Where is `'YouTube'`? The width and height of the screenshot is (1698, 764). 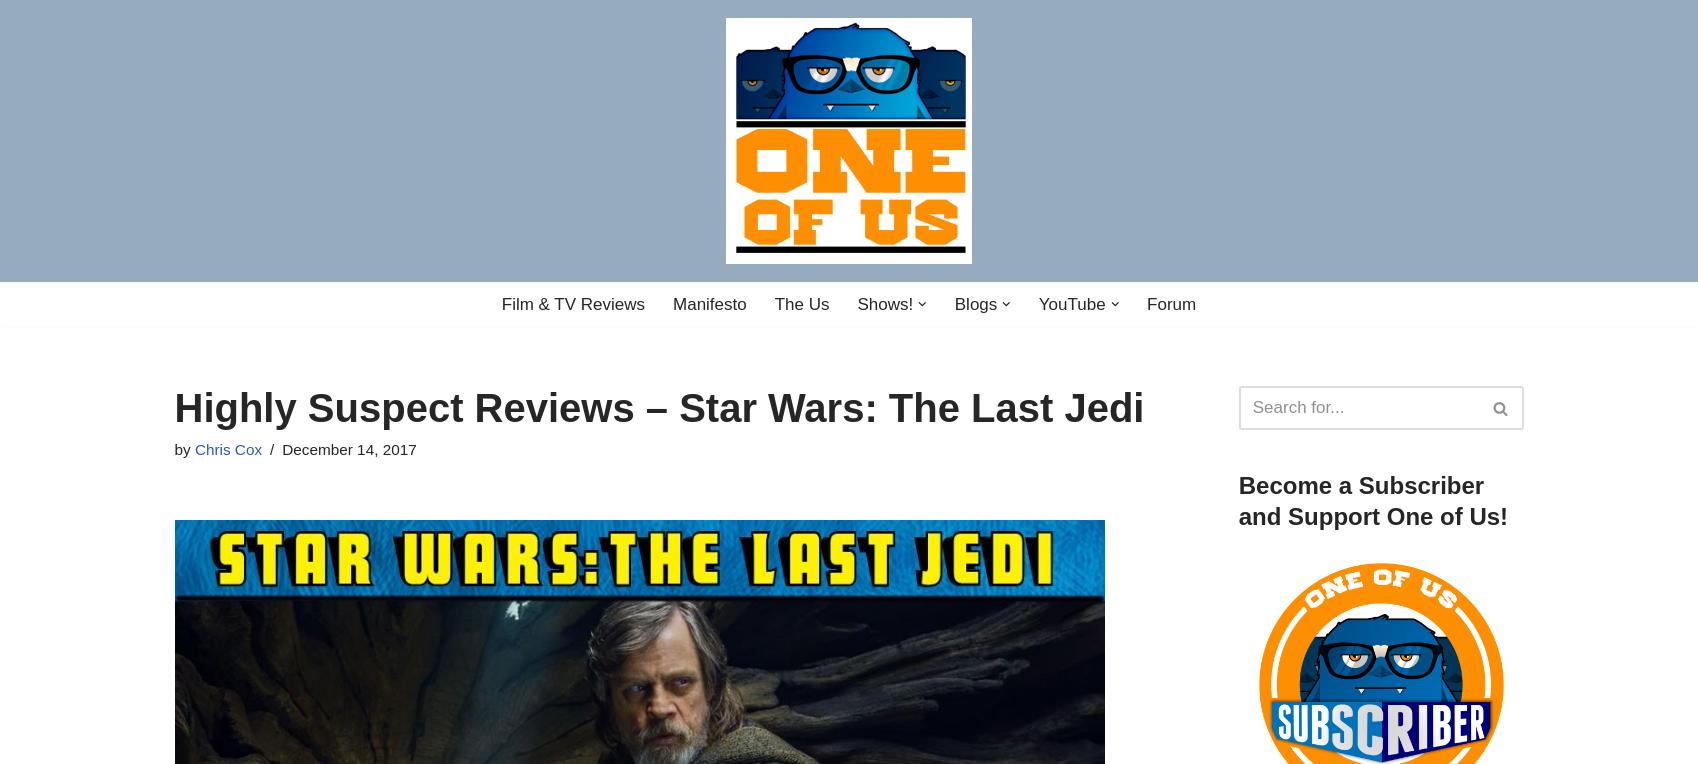 'YouTube' is located at coordinates (1071, 303).